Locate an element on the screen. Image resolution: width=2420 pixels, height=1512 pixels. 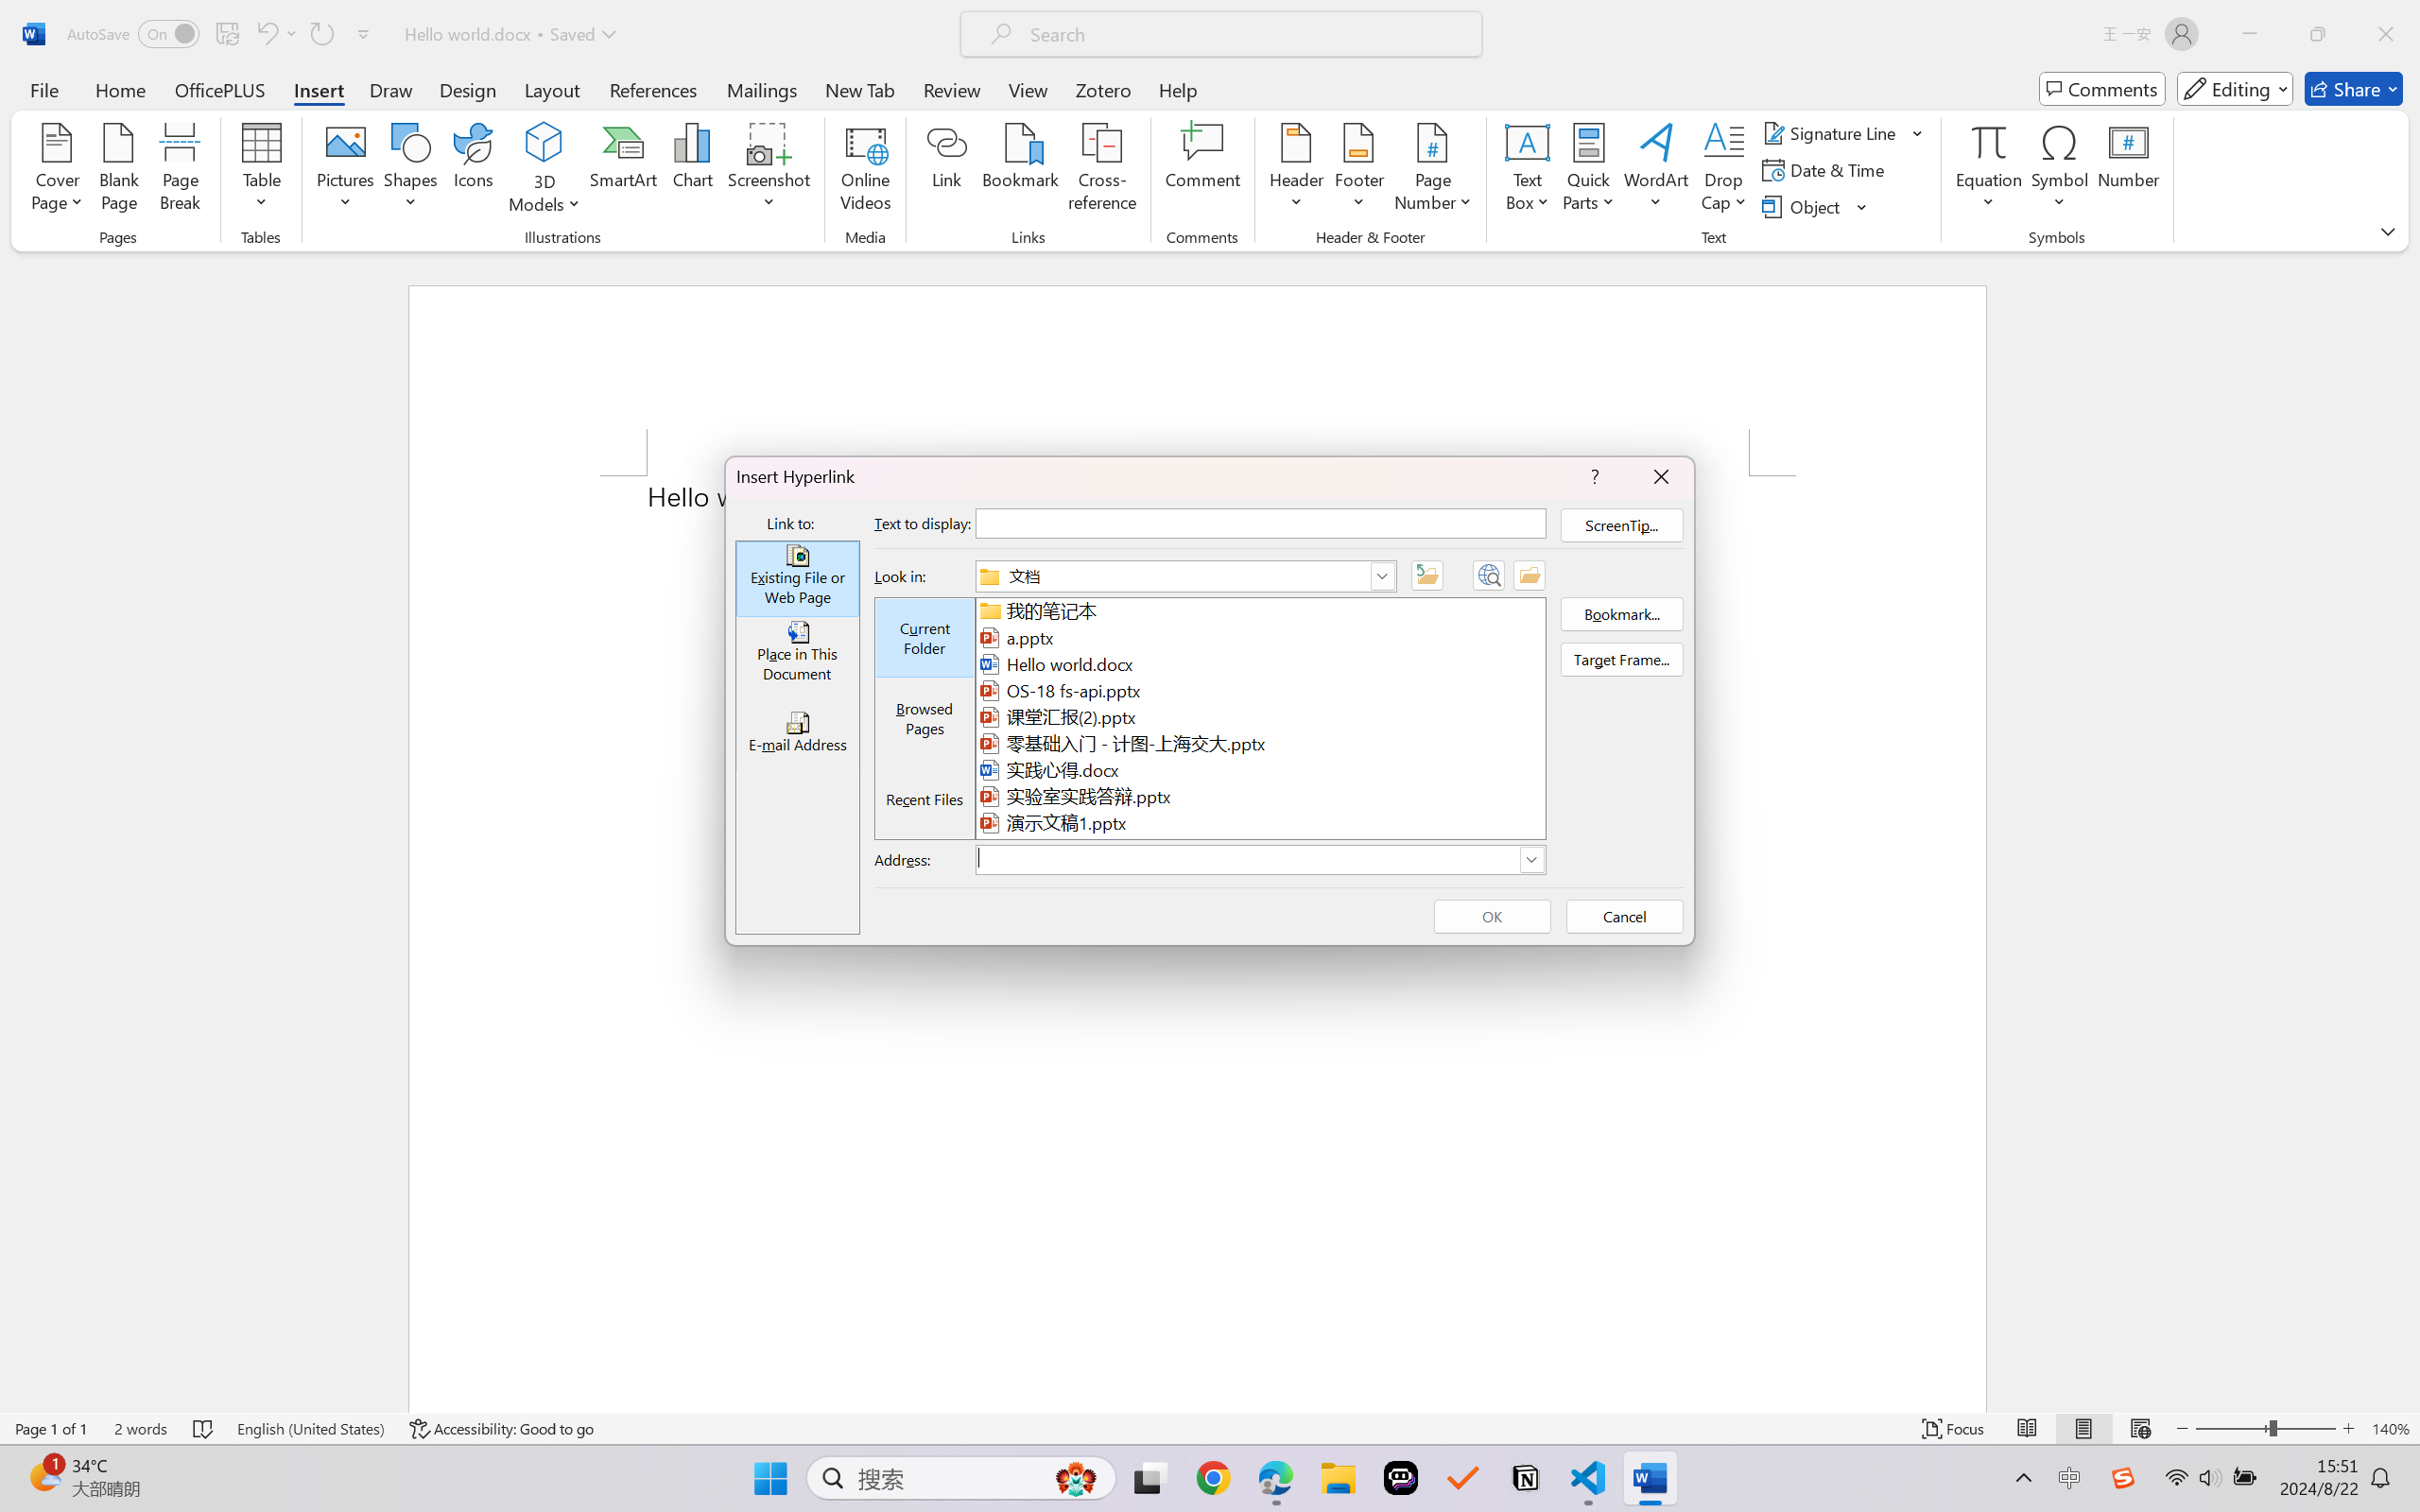
'Browse for File' is located at coordinates (1528, 575).